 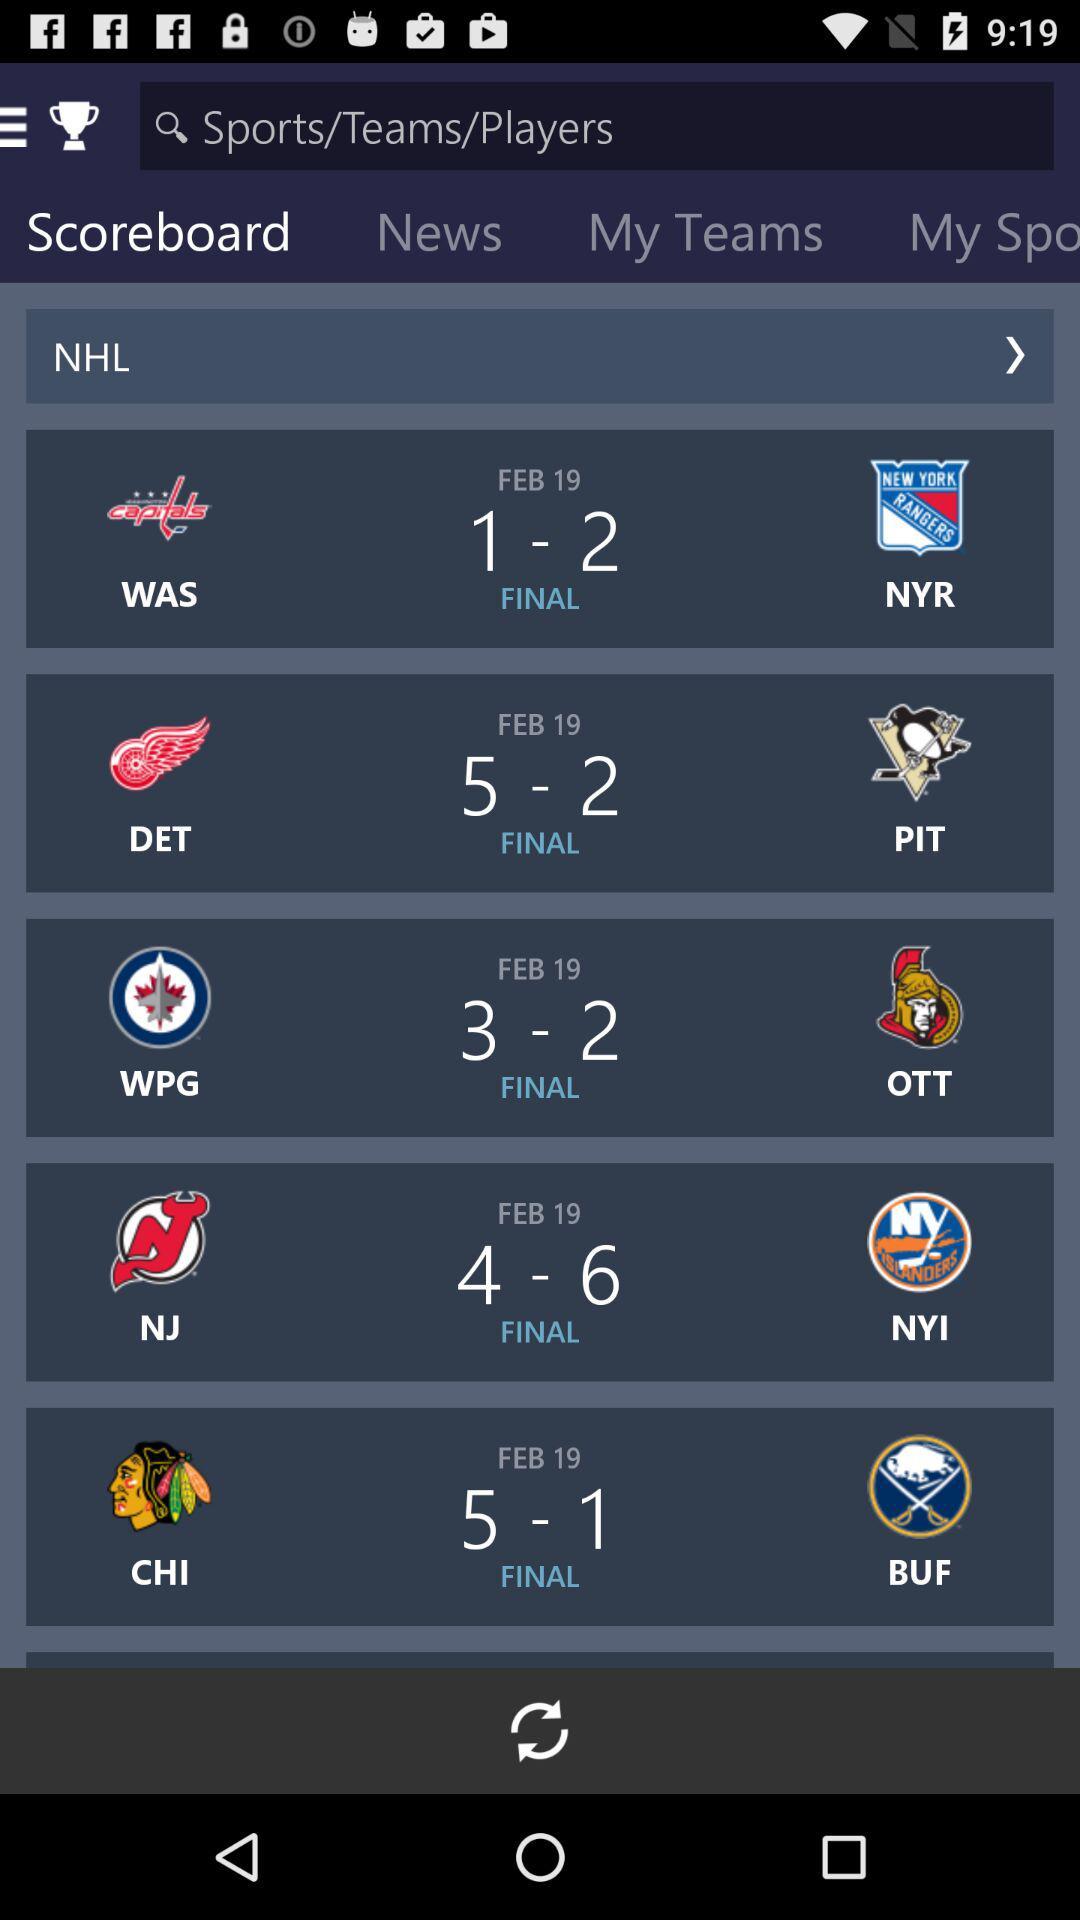 What do you see at coordinates (596, 124) in the screenshot?
I see `search box` at bounding box center [596, 124].